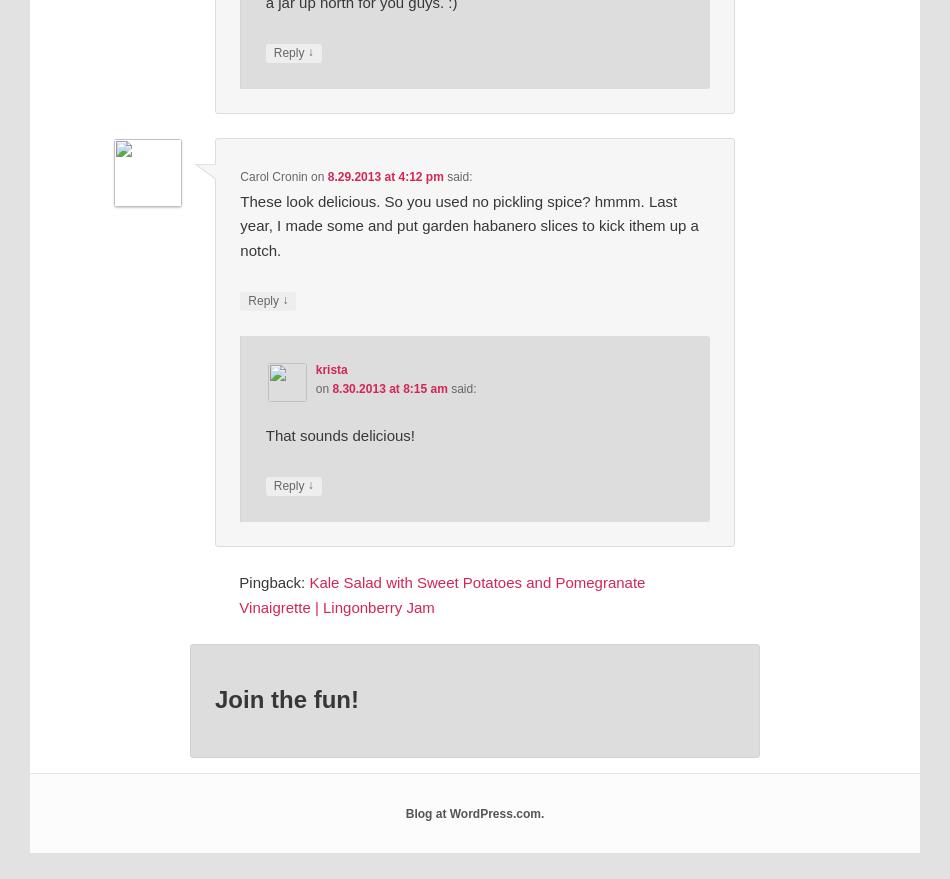 This screenshot has width=950, height=879. Describe the element at coordinates (314, 369) in the screenshot. I see `'krista'` at that location.